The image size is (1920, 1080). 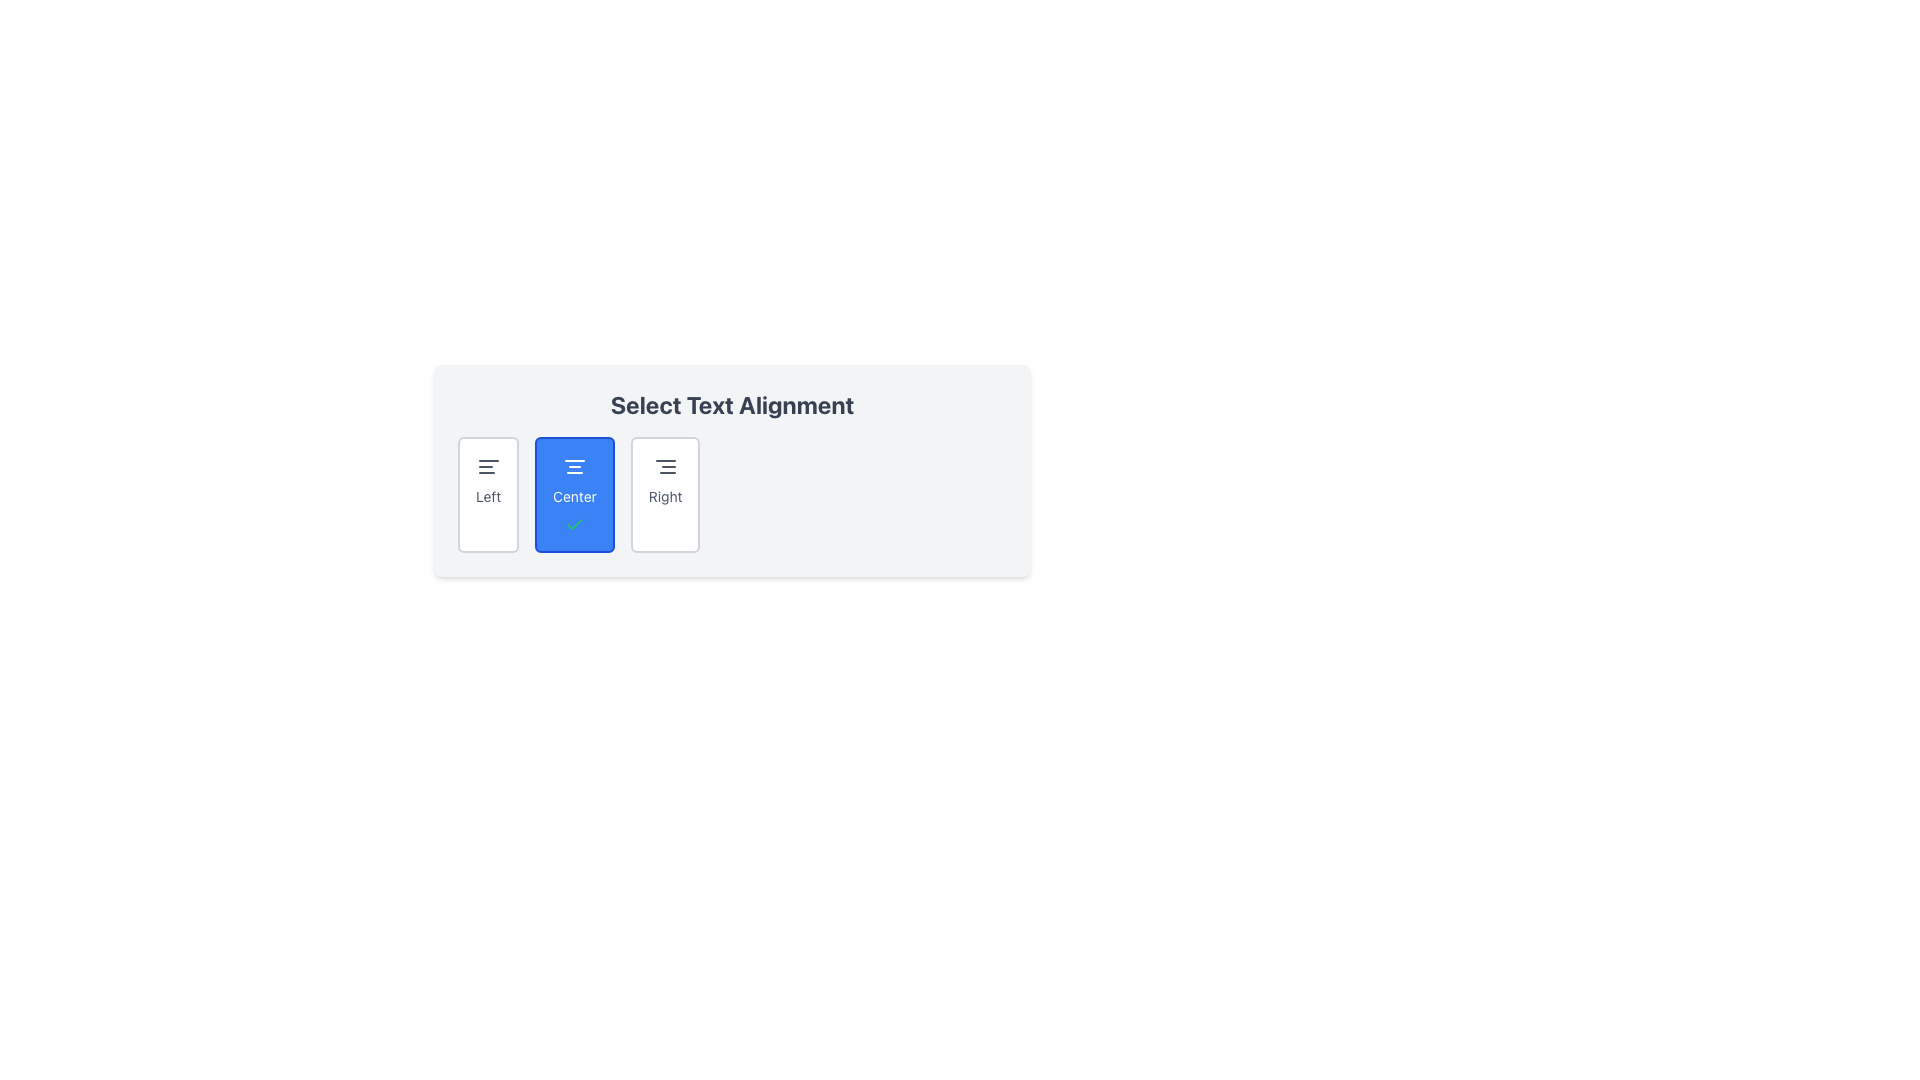 What do you see at coordinates (488, 466) in the screenshot?
I see `the 'Left' button that contains the icon with three horizontal lines` at bounding box center [488, 466].